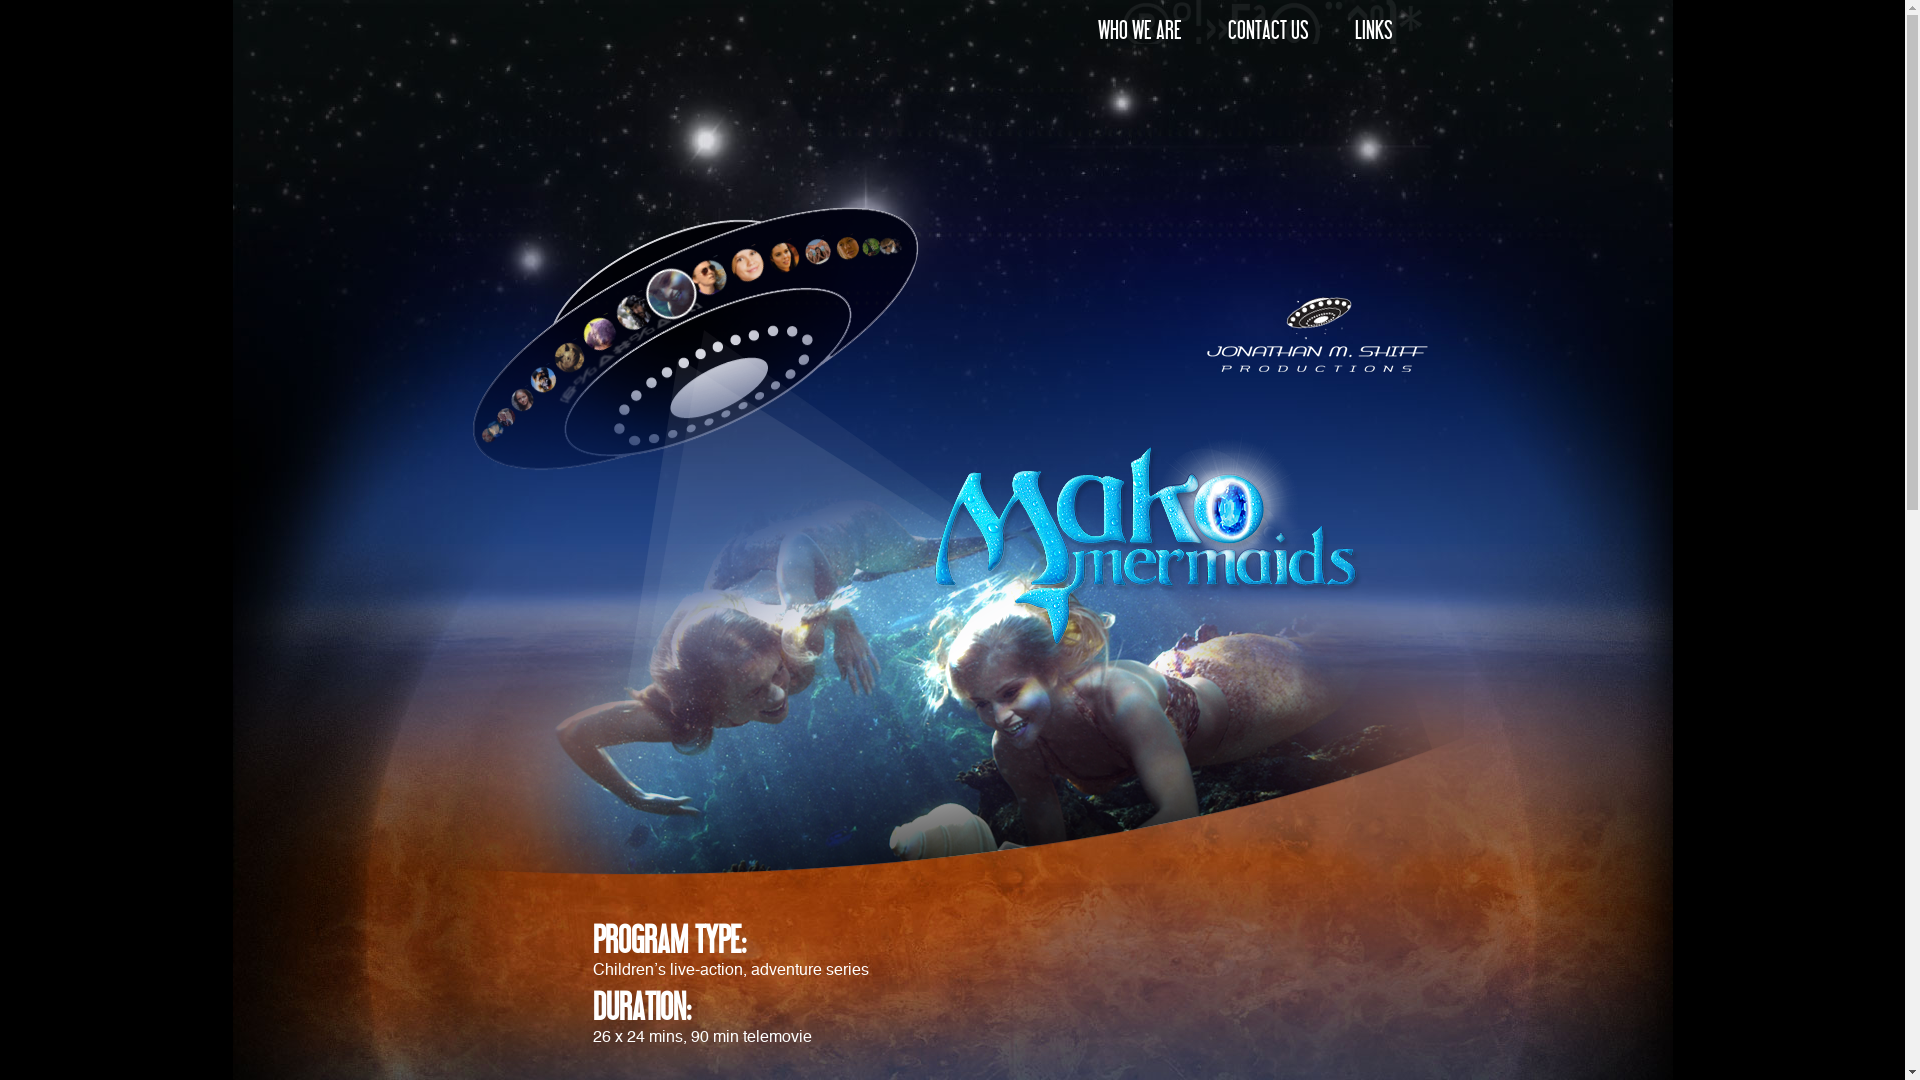 The width and height of the screenshot is (1920, 1080). Describe the element at coordinates (777, 256) in the screenshot. I see `'Elephant Princess'` at that location.